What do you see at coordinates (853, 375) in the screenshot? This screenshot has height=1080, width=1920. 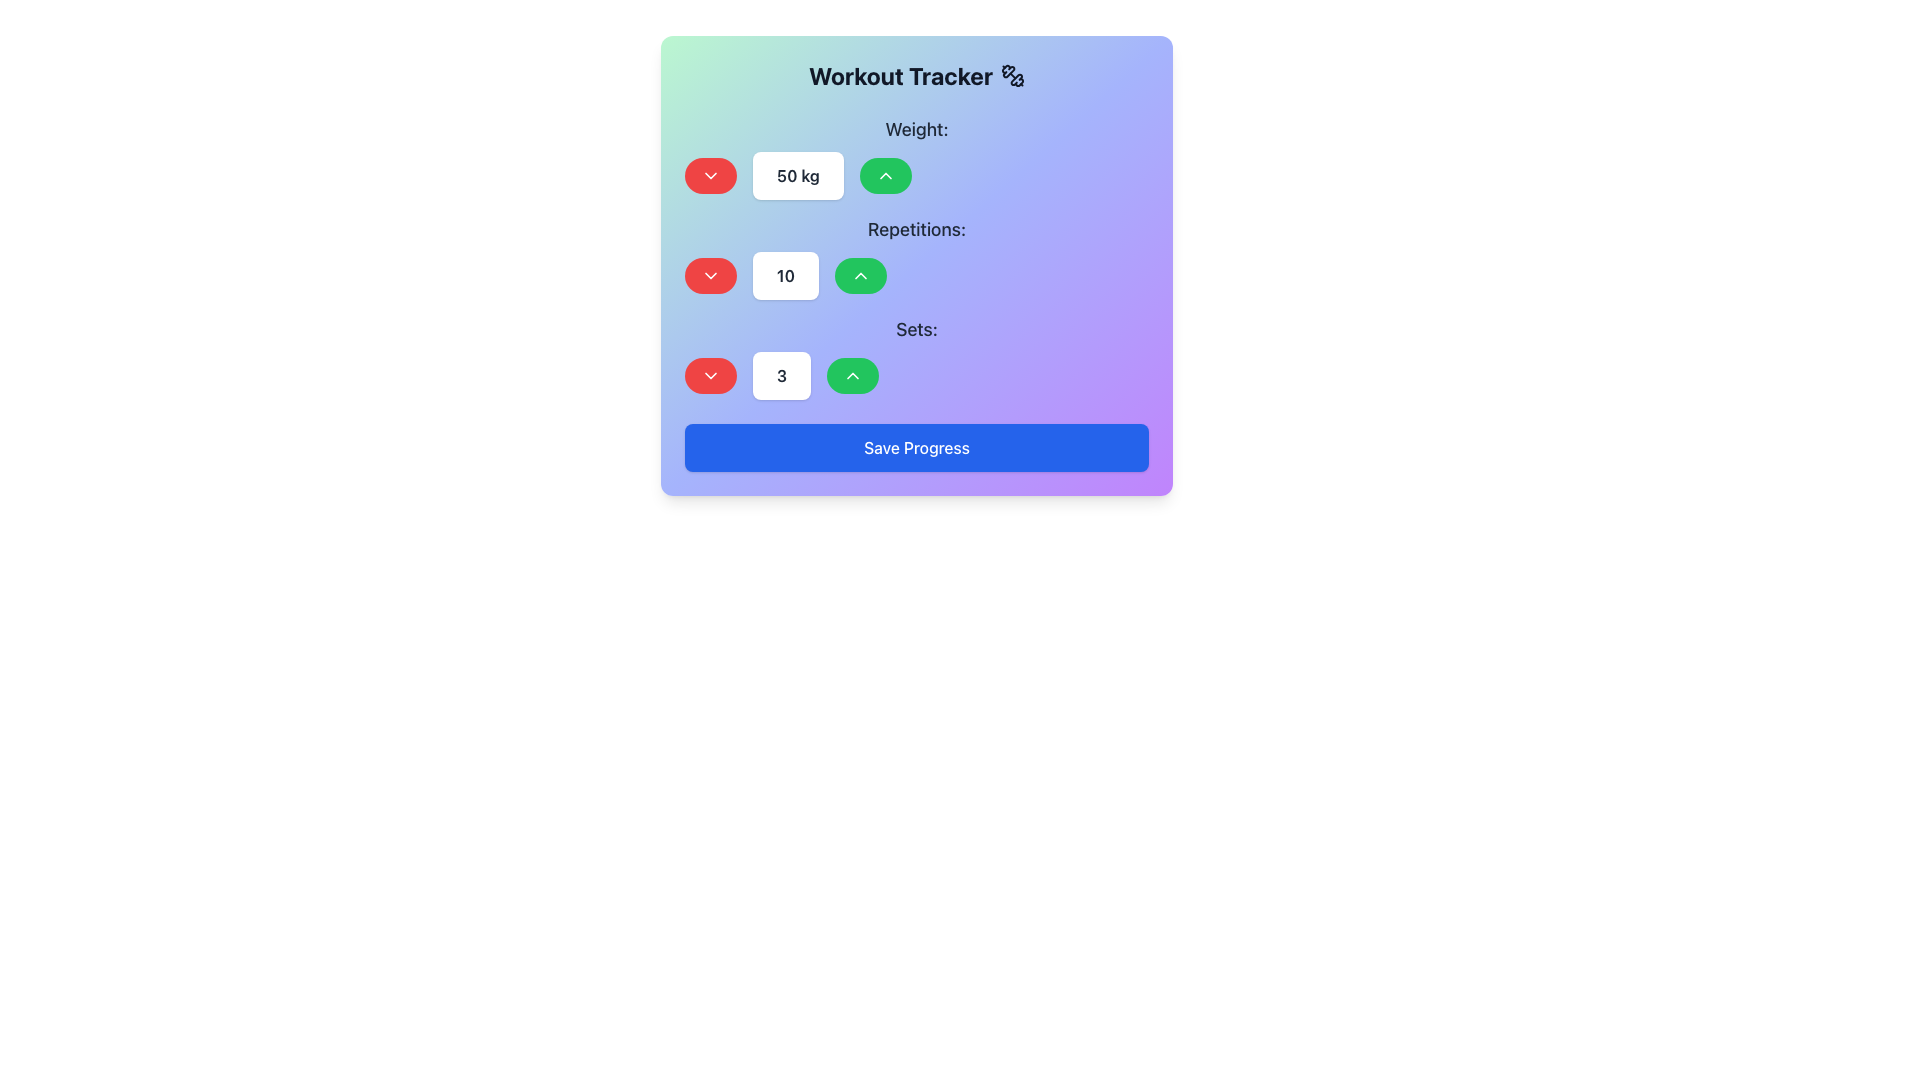 I see `the green rounded rectangular button with a white upward arrow icon` at bounding box center [853, 375].